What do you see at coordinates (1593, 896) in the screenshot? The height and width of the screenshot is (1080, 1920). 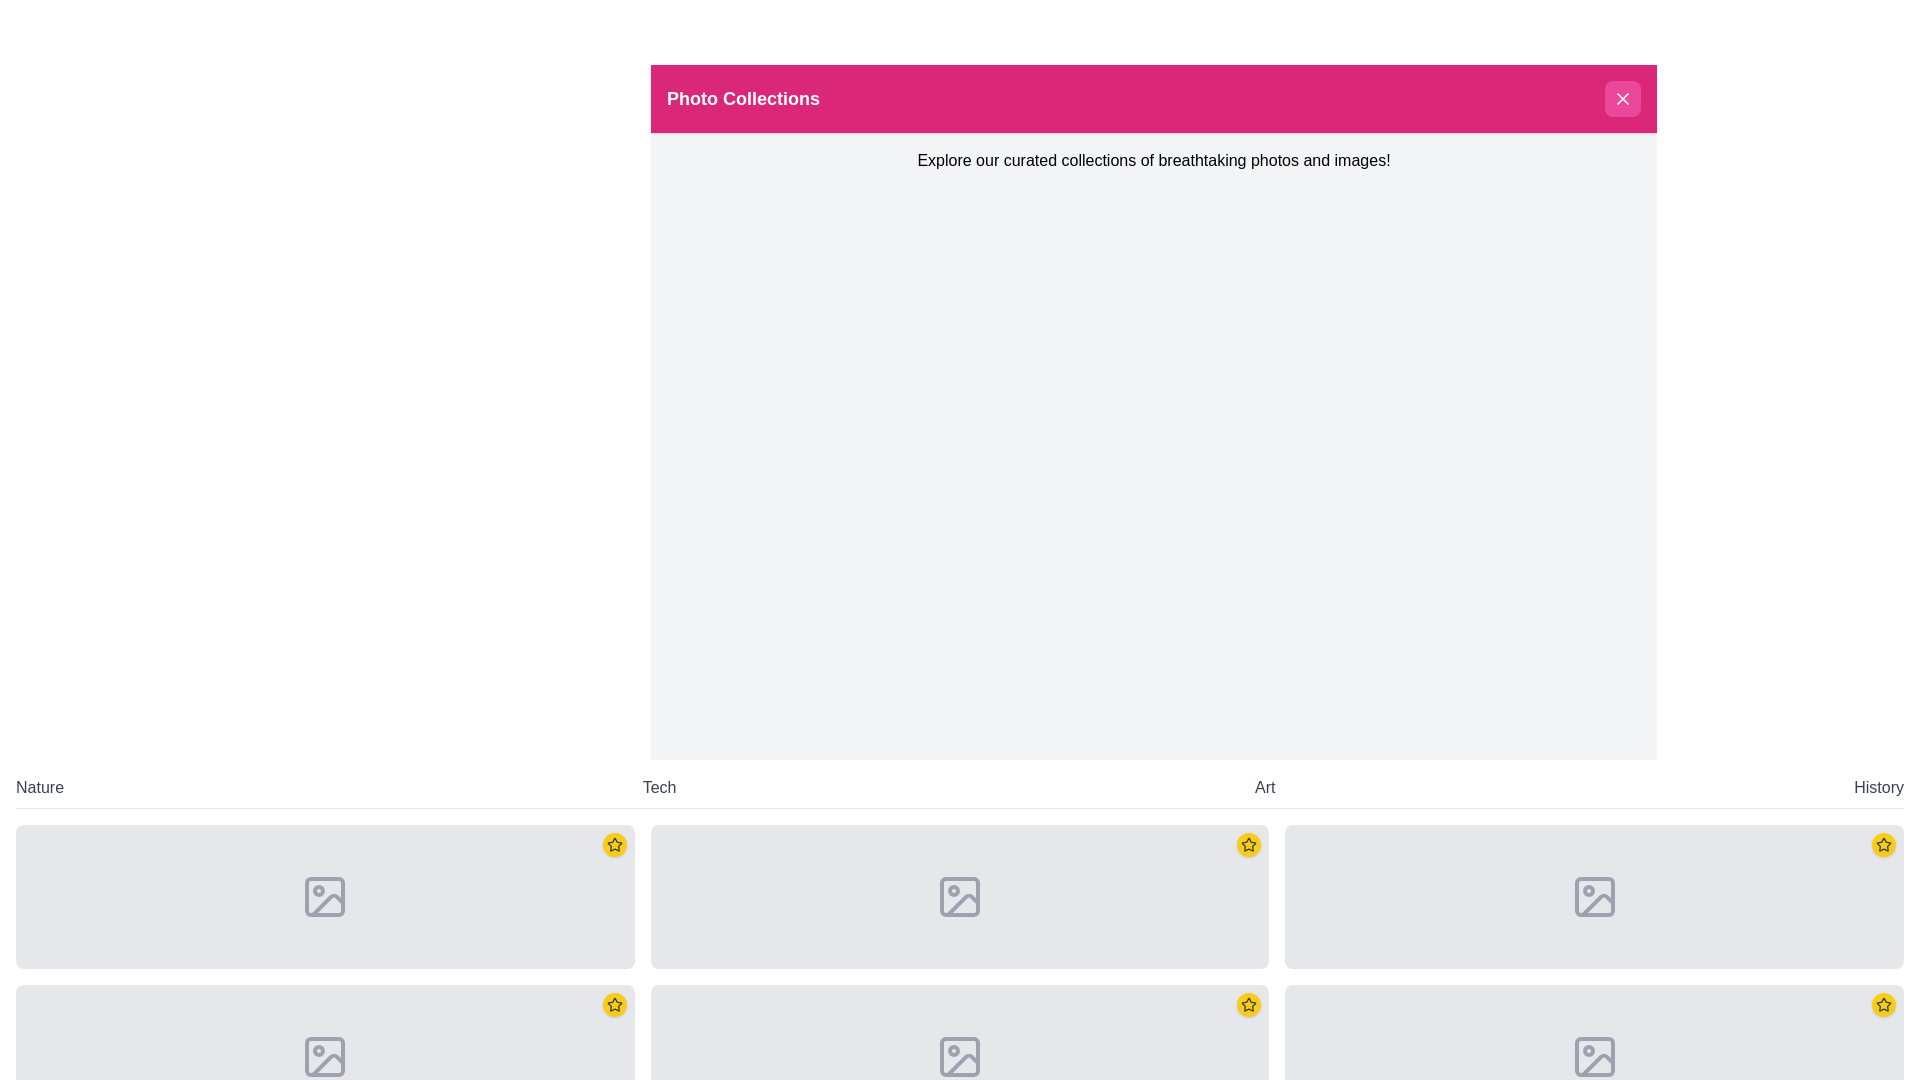 I see `the top-left rounded rectangle of the photo icon in the bottom row of the grid under the 'Art' category` at bounding box center [1593, 896].